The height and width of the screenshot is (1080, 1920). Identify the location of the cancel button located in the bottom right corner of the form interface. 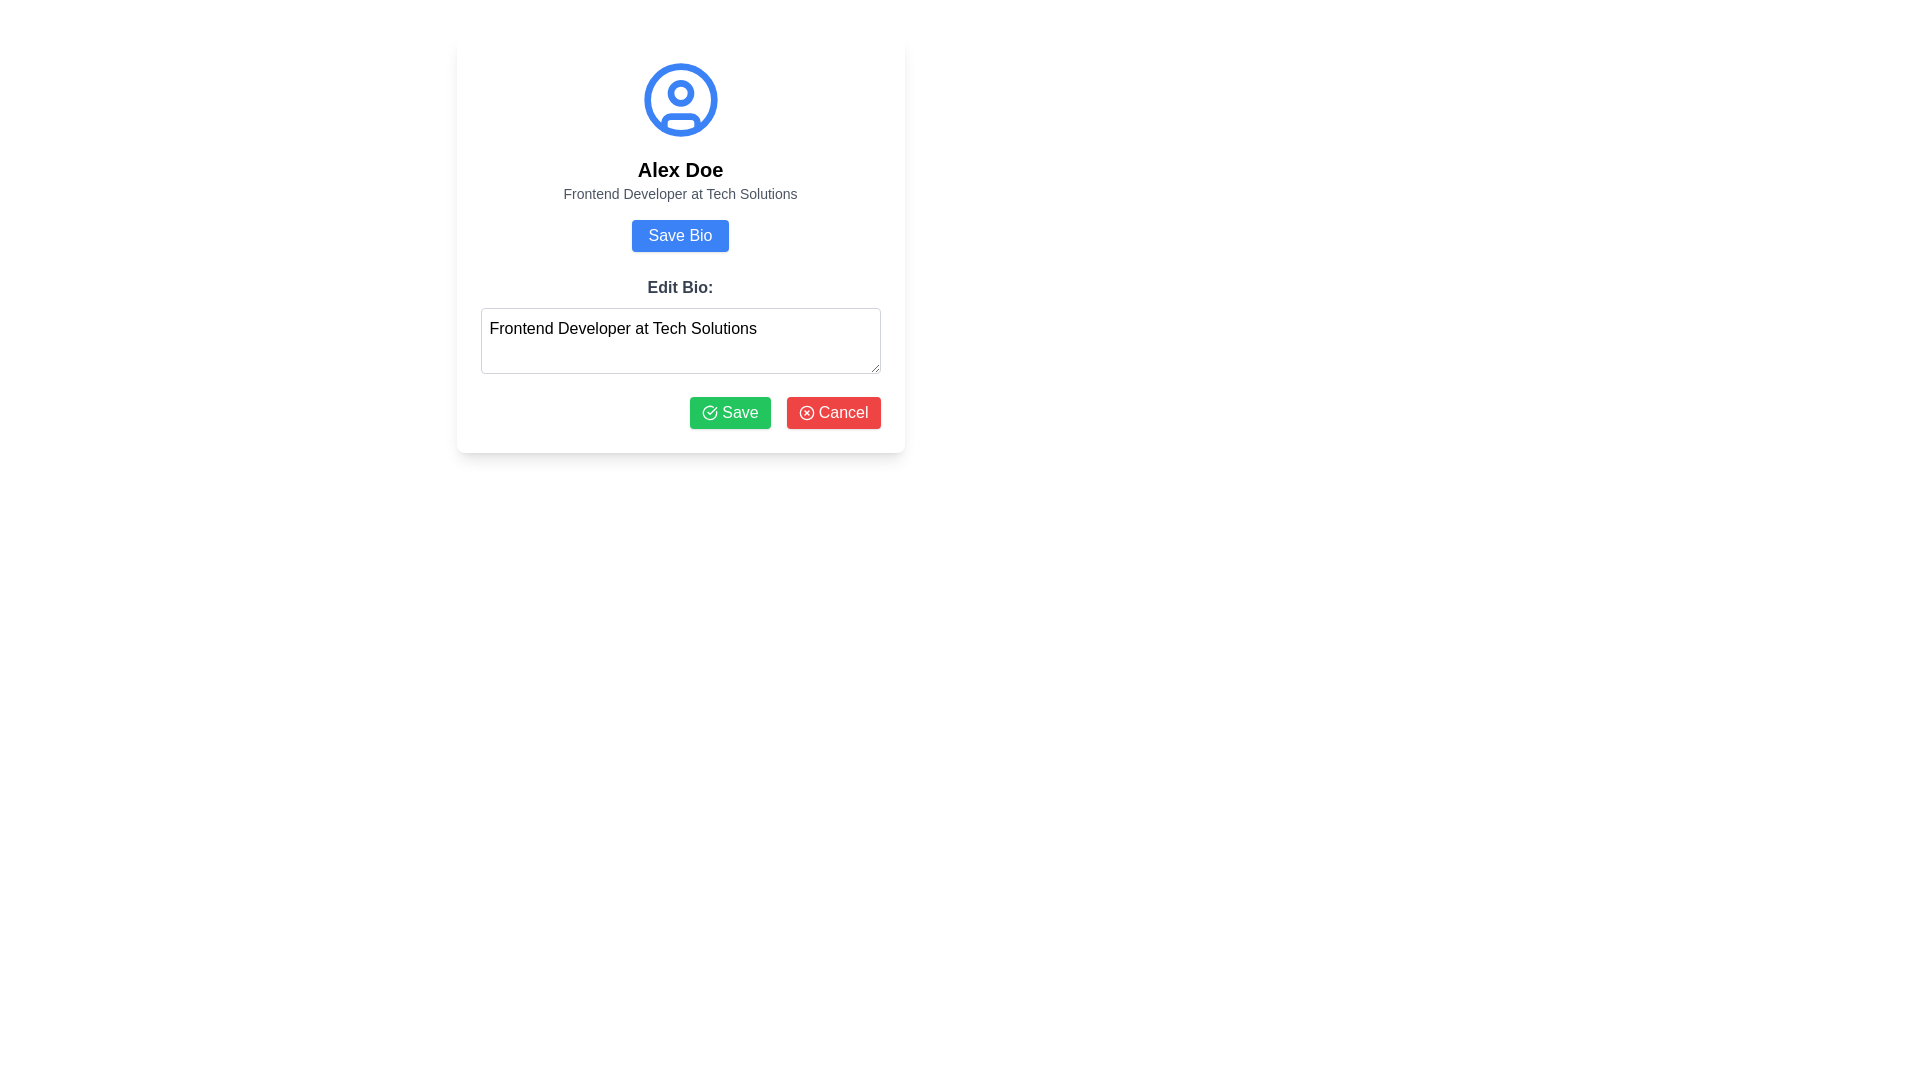
(833, 411).